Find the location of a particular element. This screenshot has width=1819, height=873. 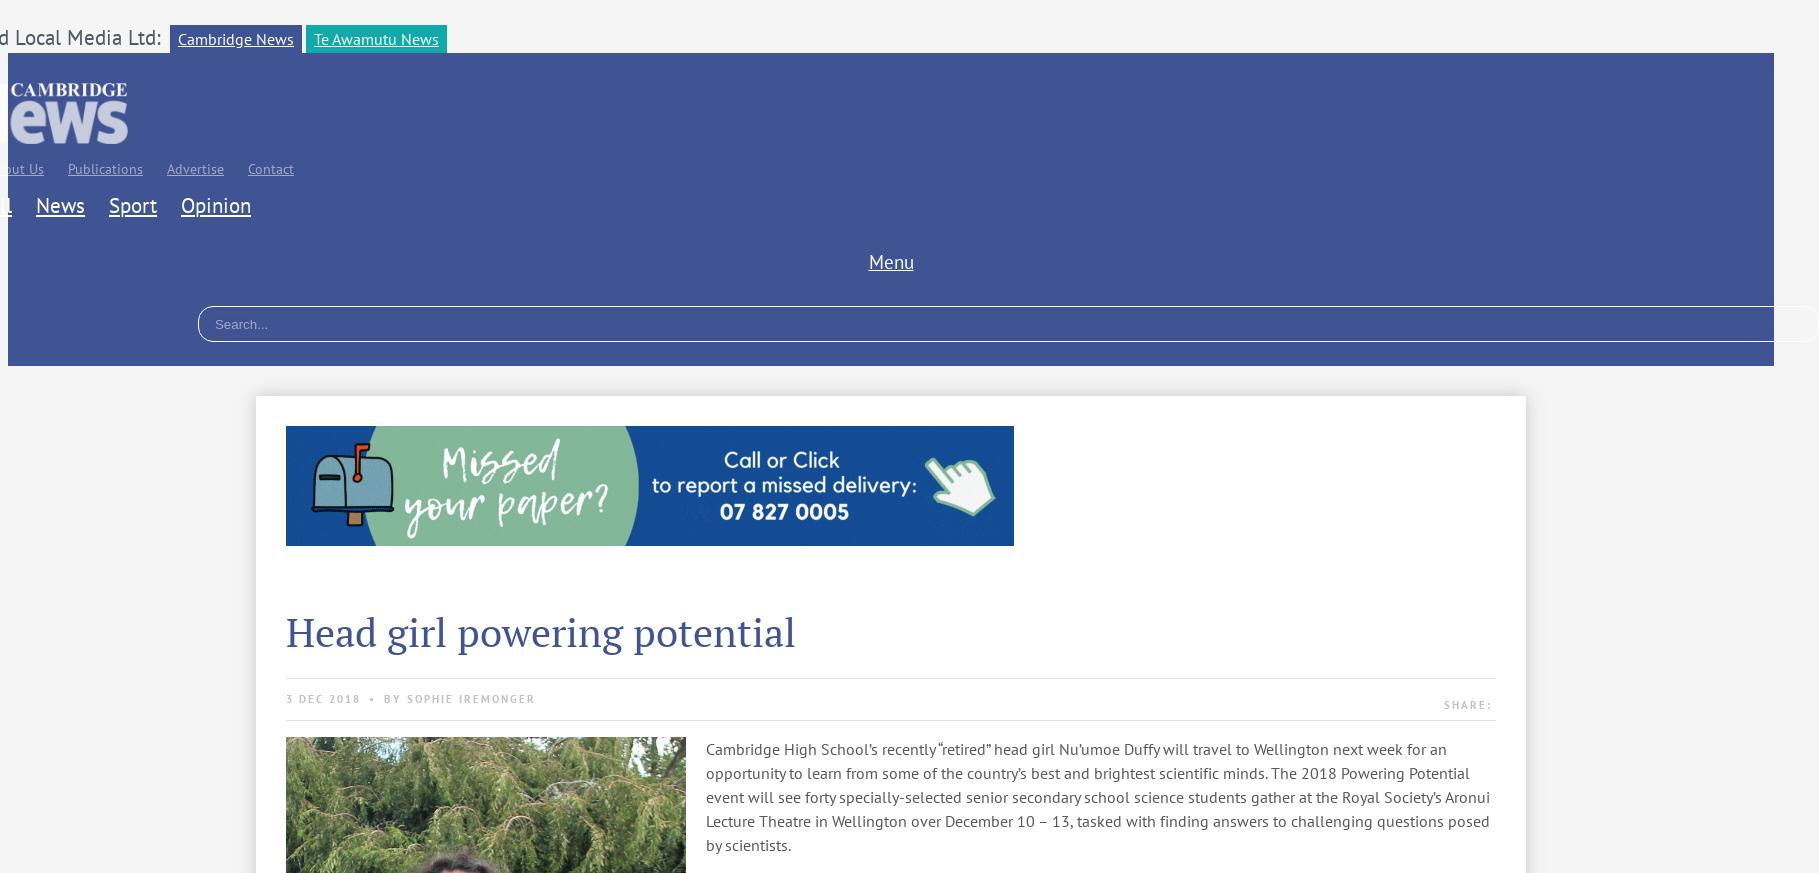

'By Sophie Iremonger' is located at coordinates (460, 698).